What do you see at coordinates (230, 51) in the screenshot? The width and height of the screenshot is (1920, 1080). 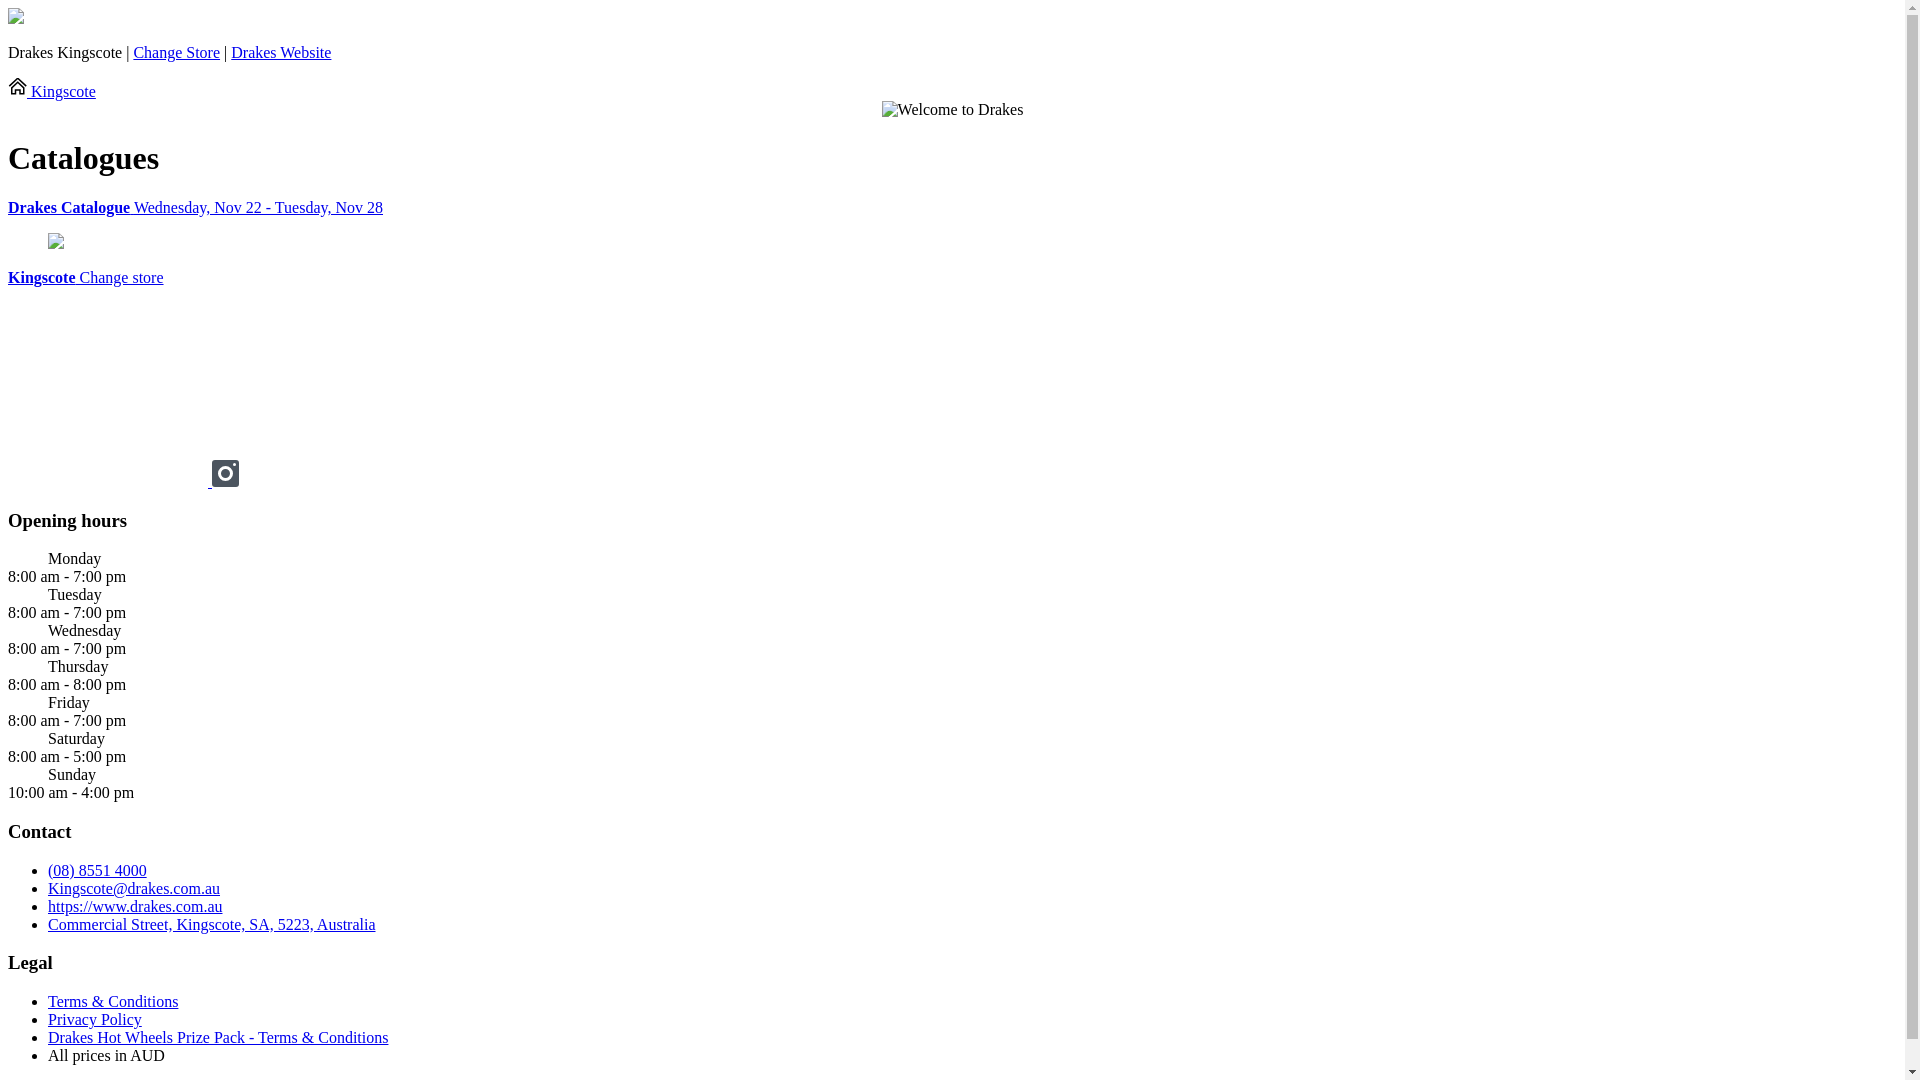 I see `'Drakes Website'` at bounding box center [230, 51].